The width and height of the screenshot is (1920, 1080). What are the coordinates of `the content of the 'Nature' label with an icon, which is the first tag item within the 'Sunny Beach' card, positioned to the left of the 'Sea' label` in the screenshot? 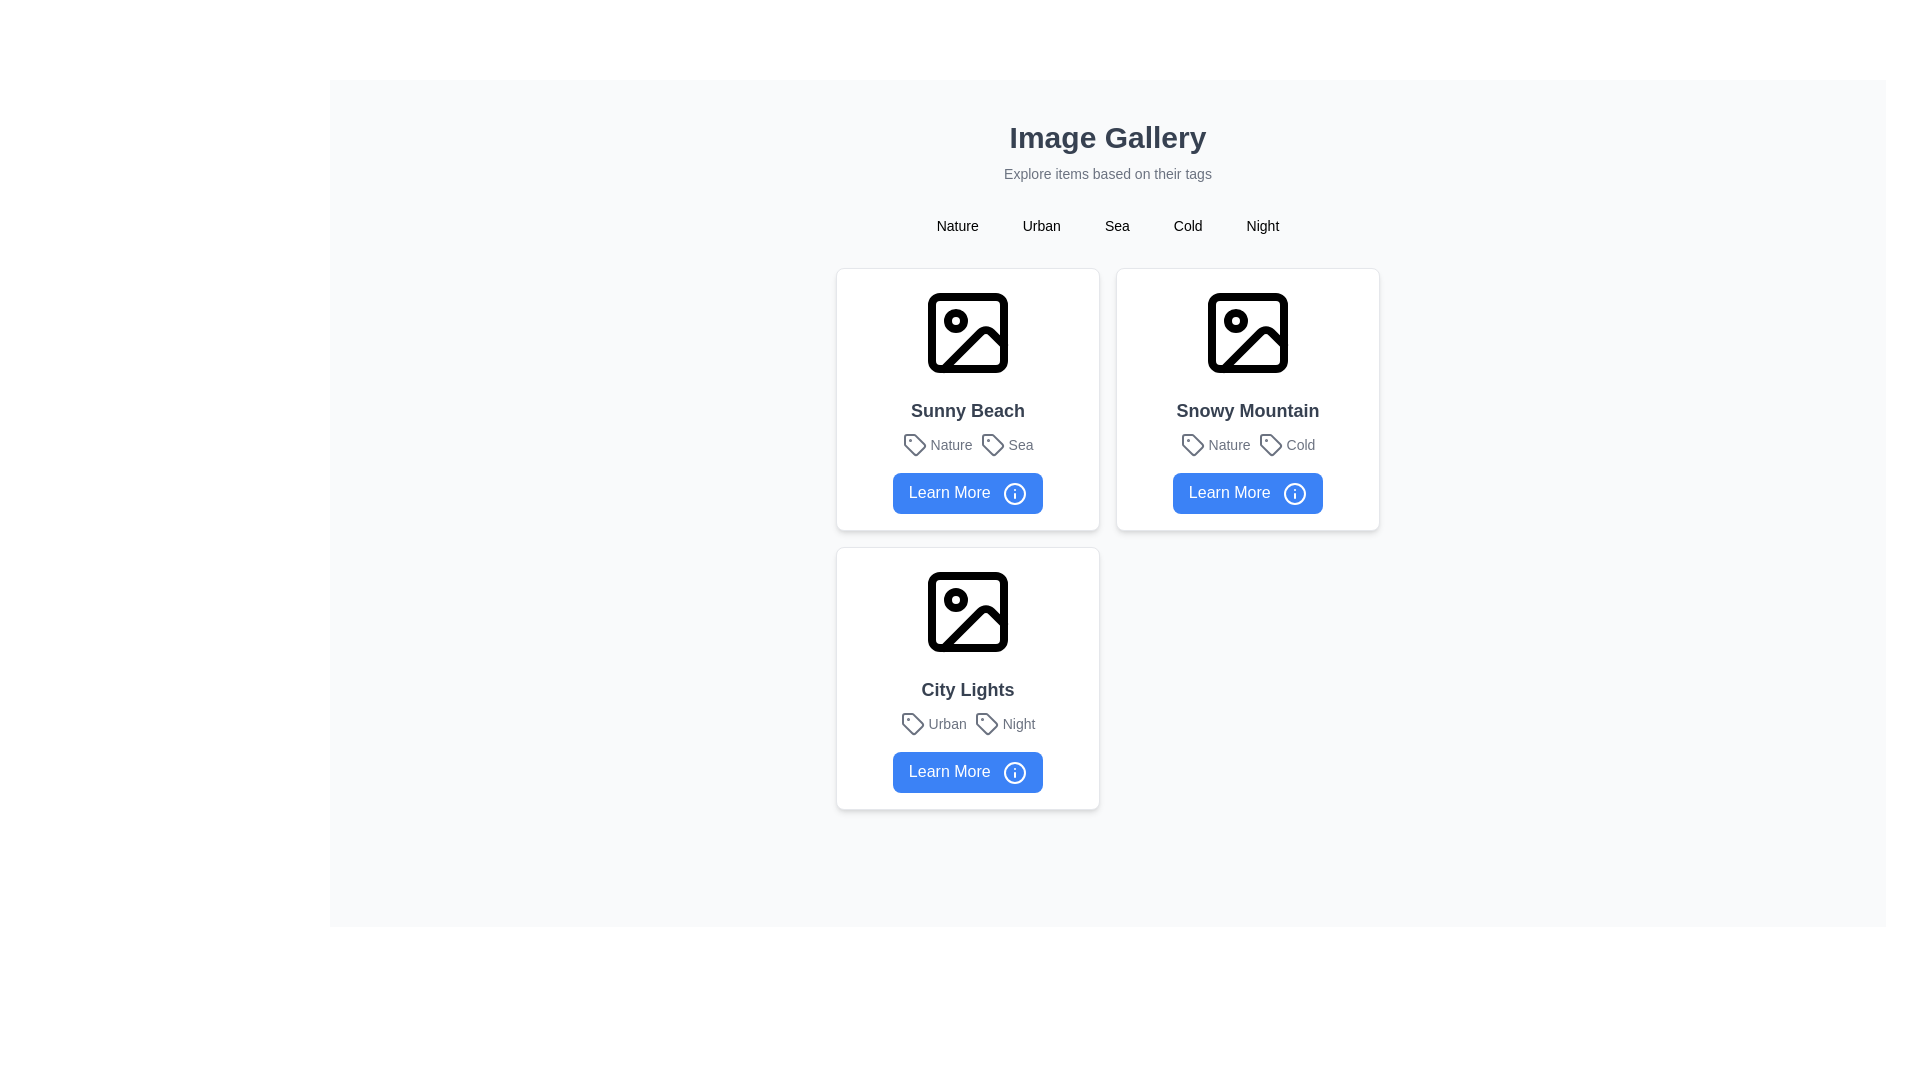 It's located at (936, 443).